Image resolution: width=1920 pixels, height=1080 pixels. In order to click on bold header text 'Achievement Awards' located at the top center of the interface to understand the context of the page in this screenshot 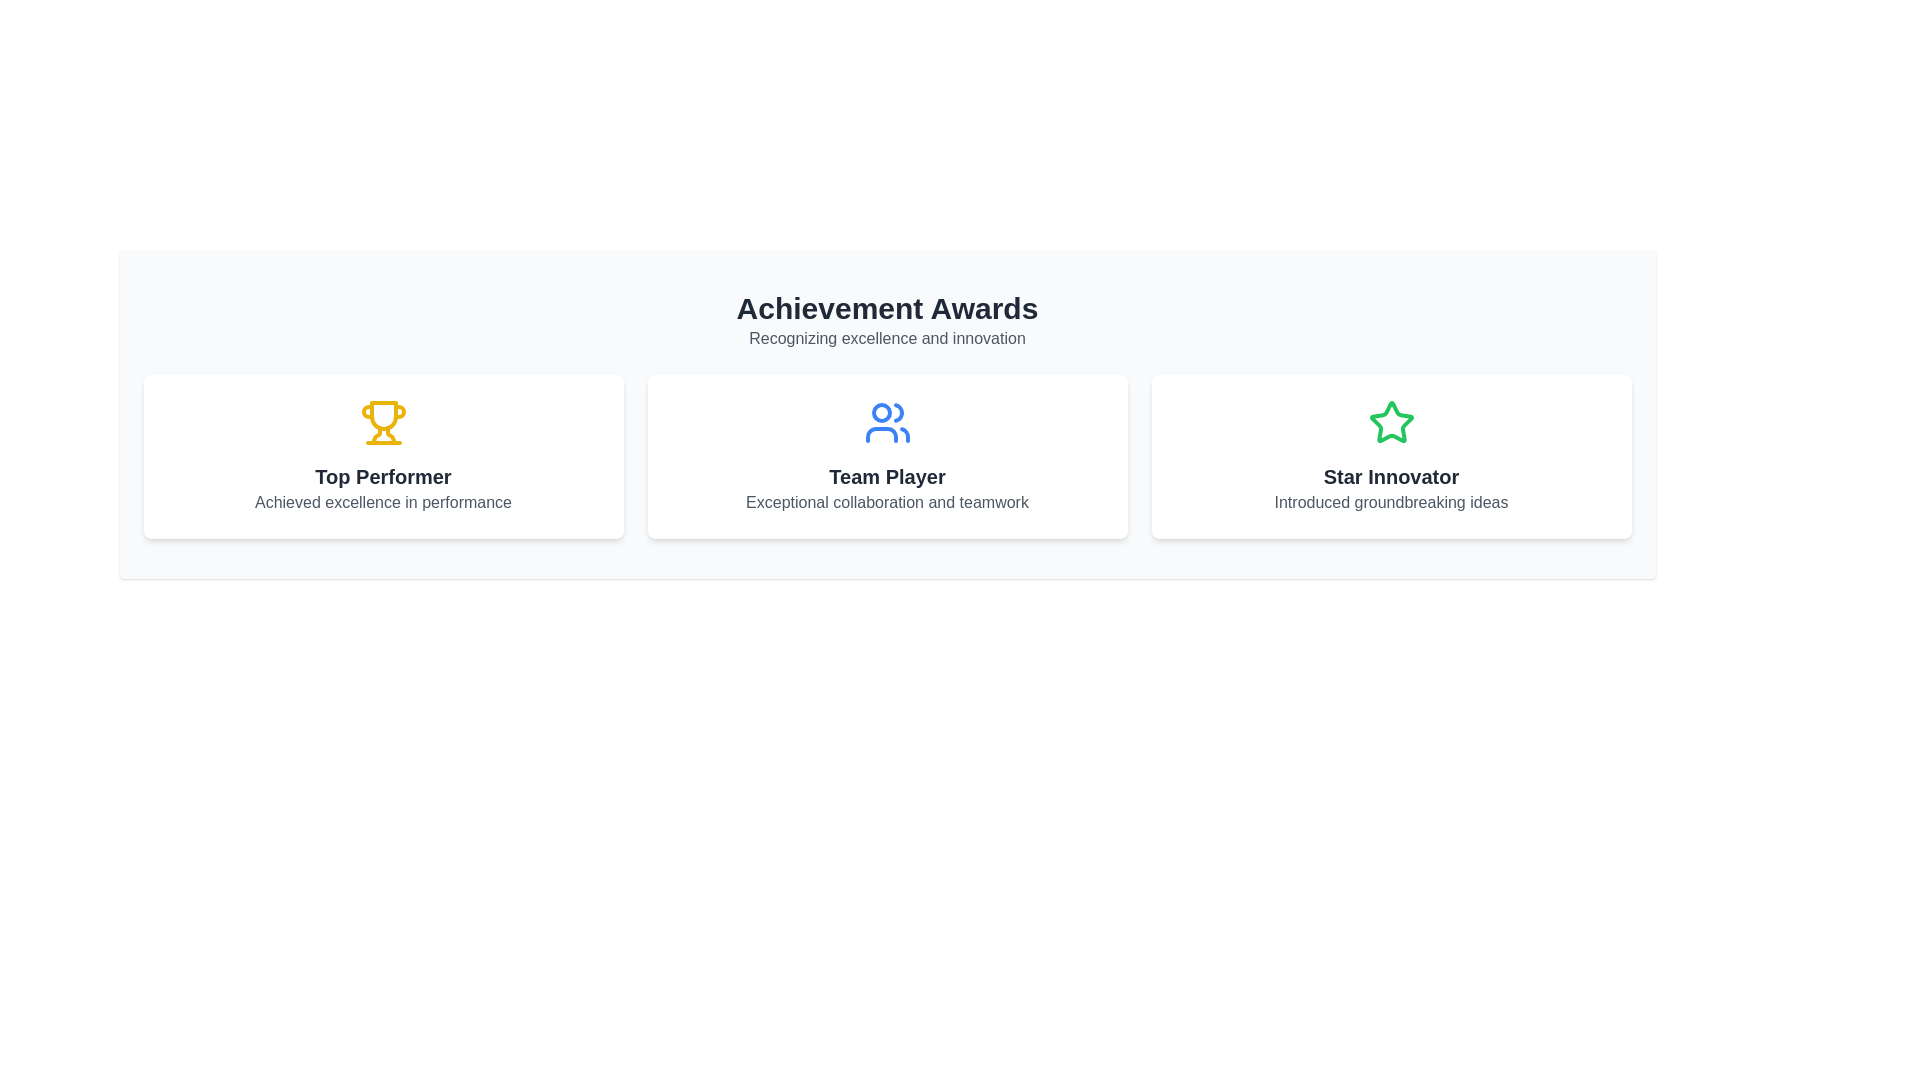, I will do `click(886, 308)`.